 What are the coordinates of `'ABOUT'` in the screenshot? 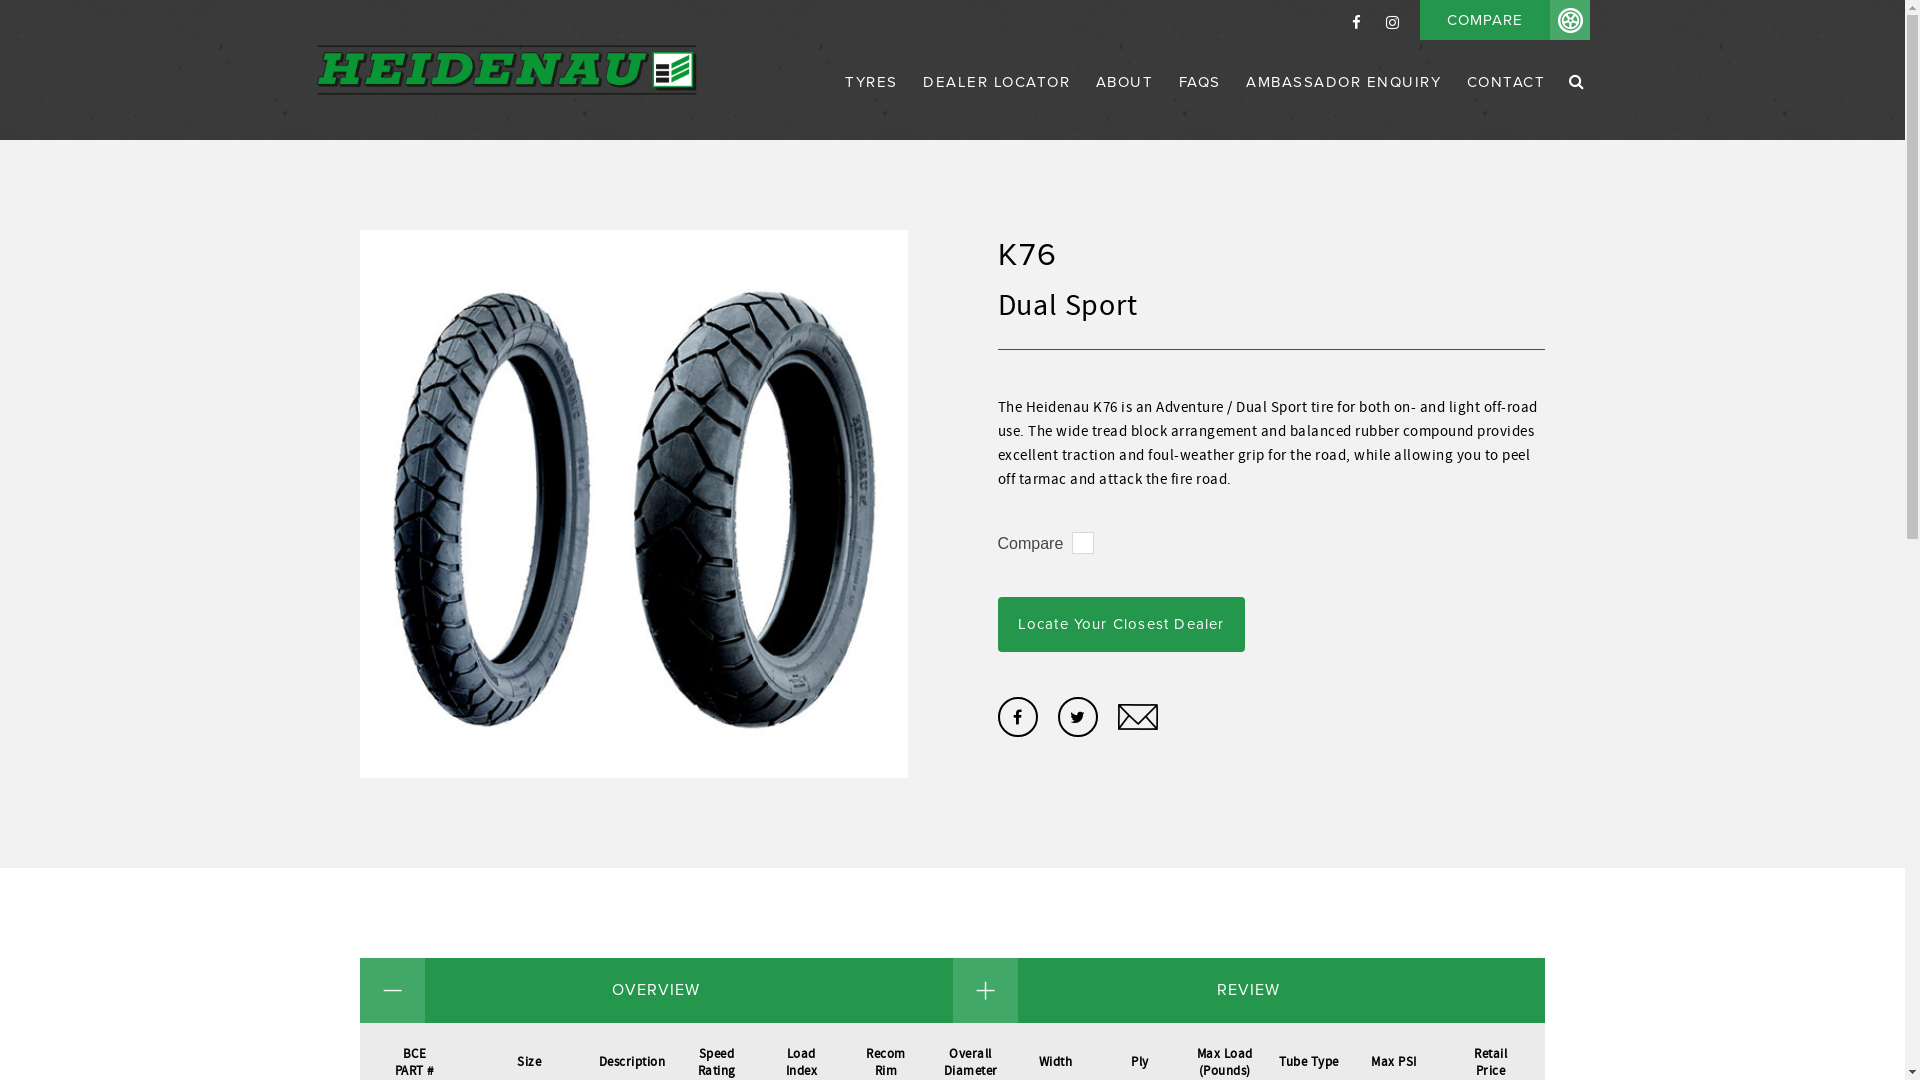 It's located at (1124, 104).